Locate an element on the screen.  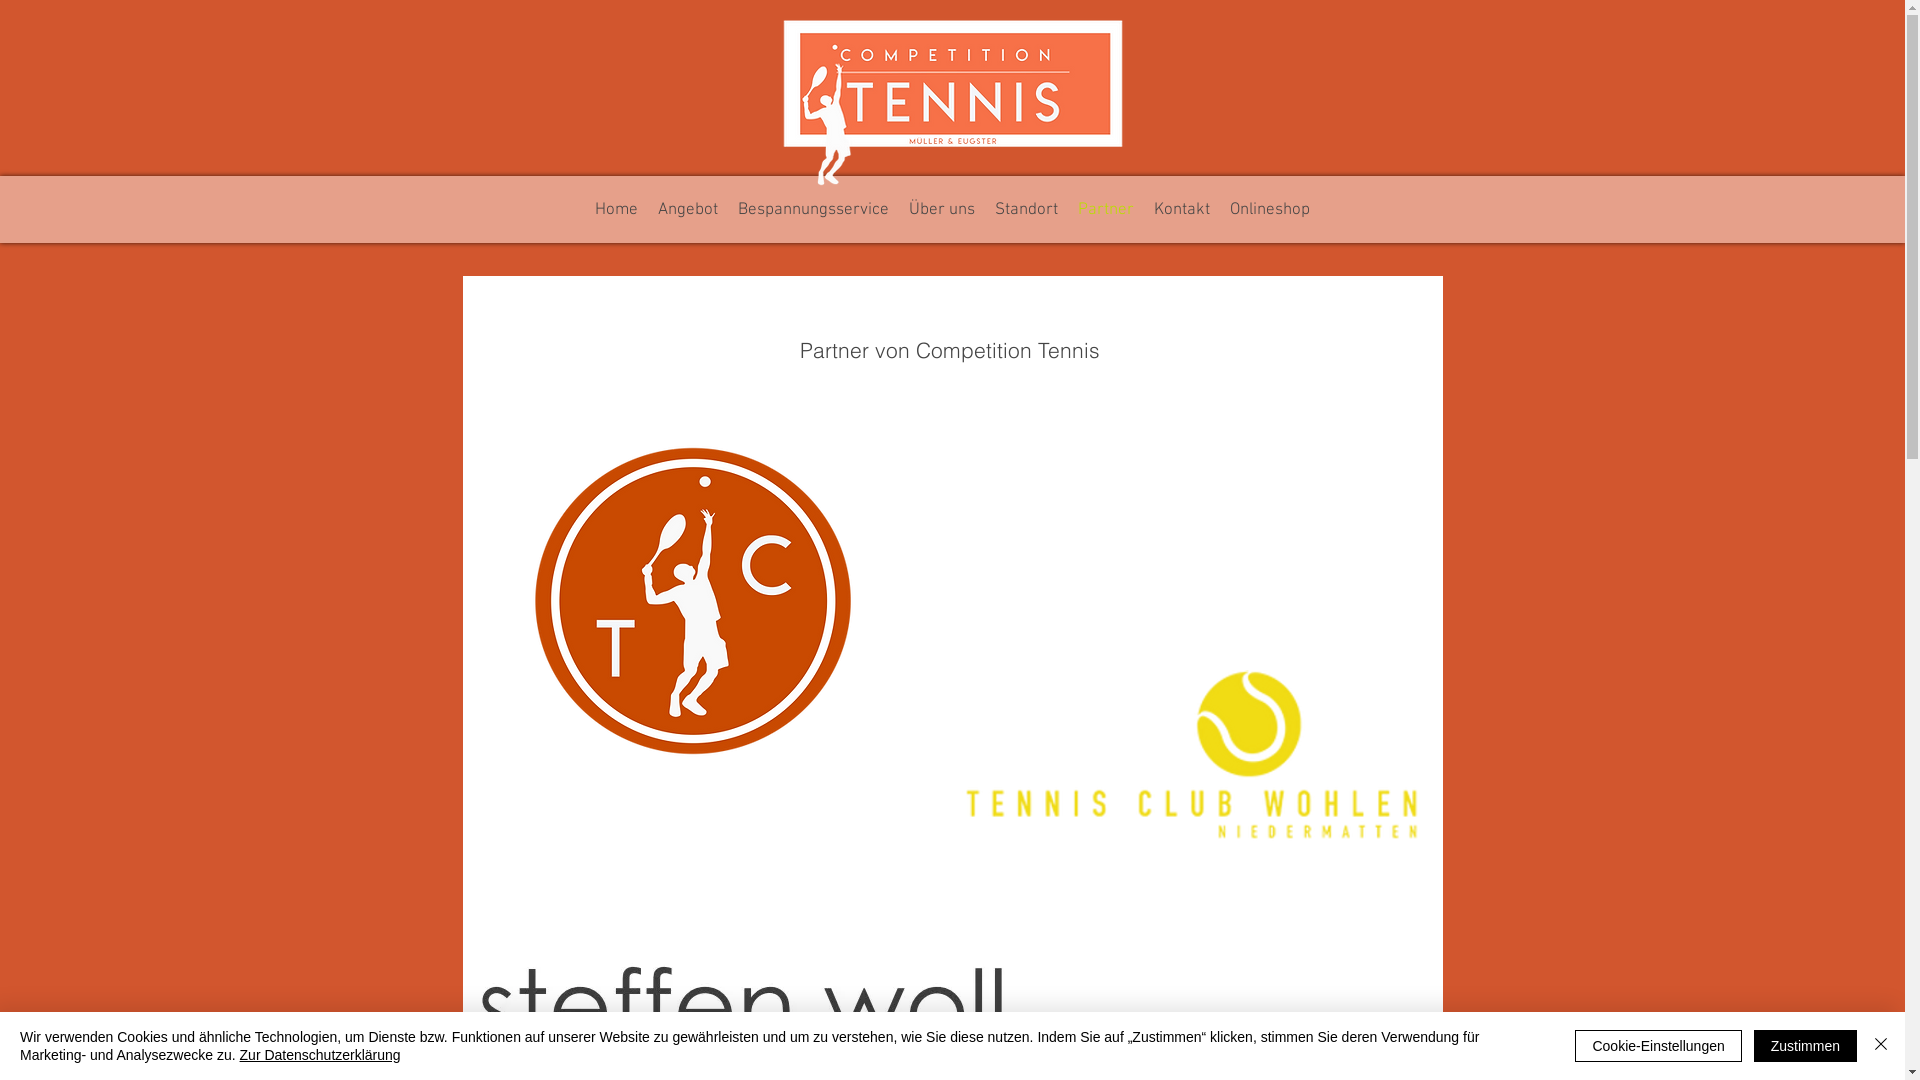
'Kontakt' is located at coordinates (1181, 209).